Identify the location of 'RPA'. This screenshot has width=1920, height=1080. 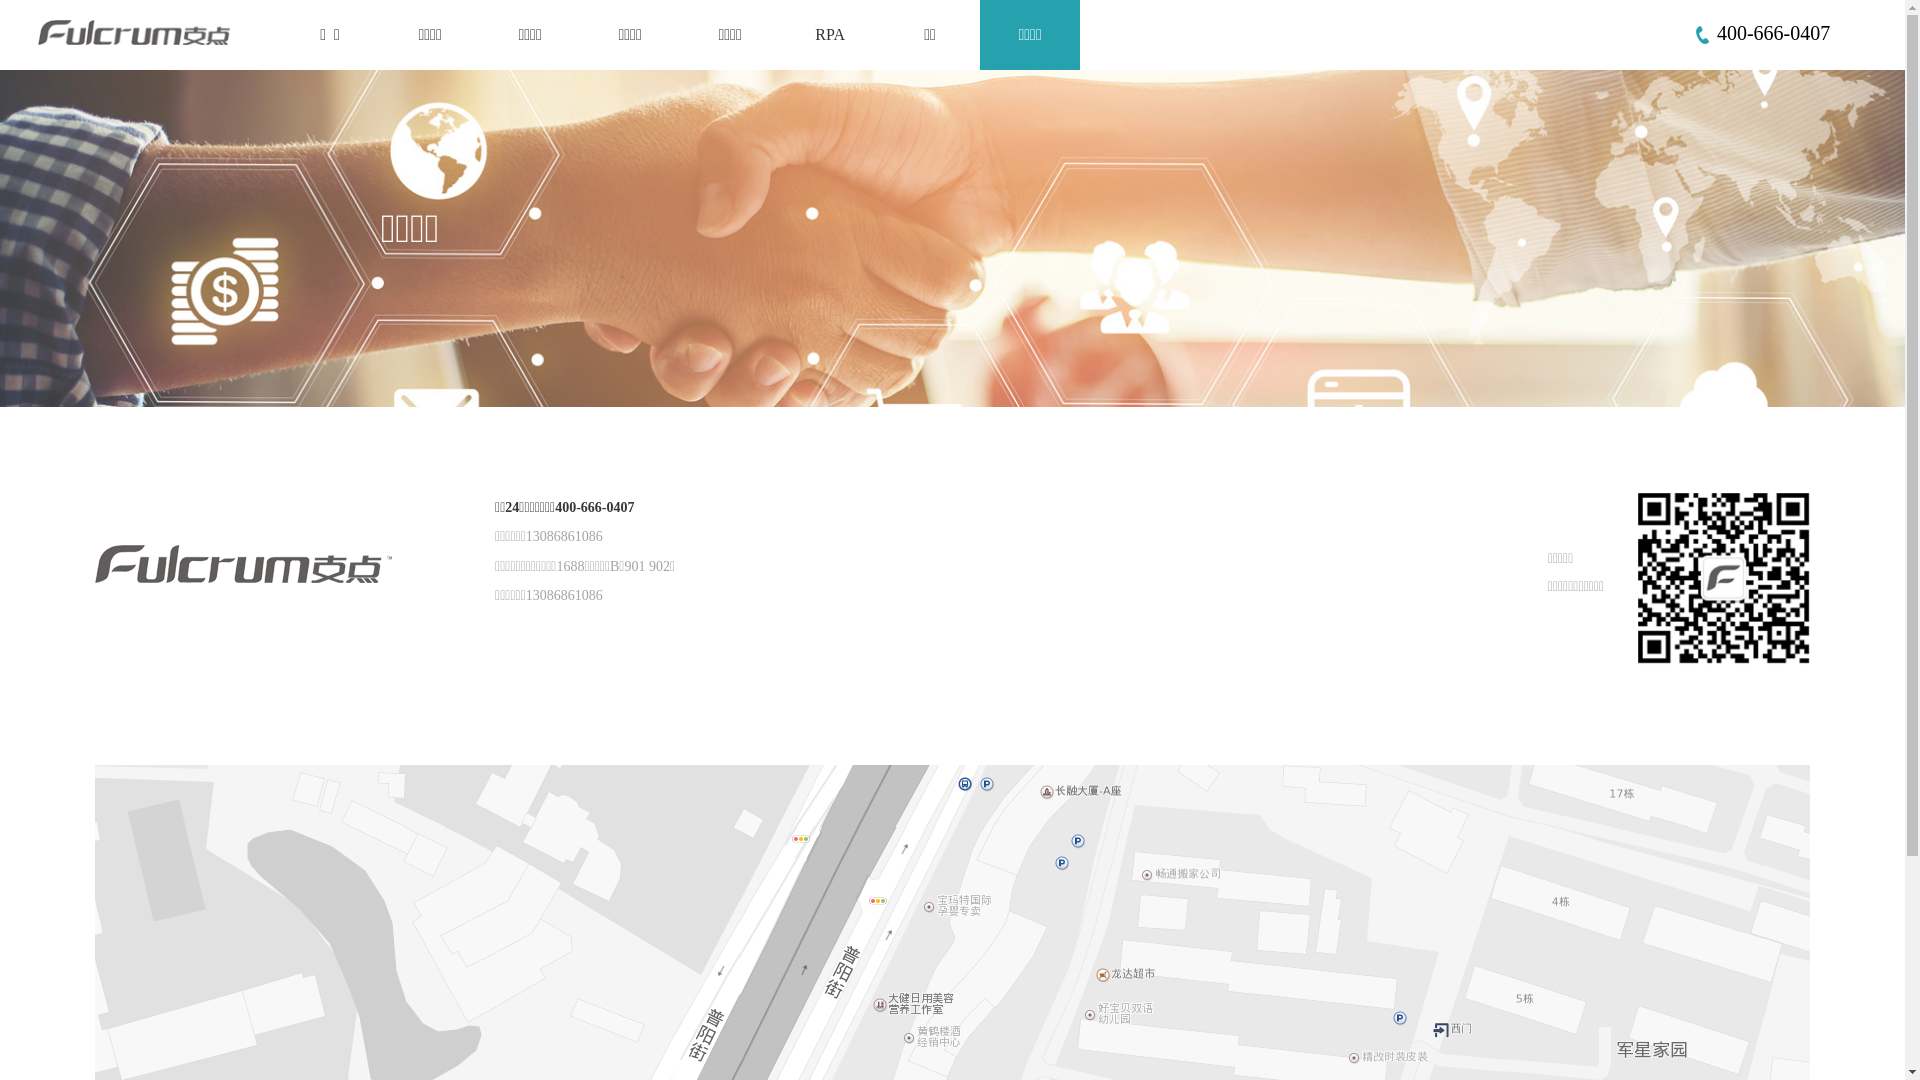
(830, 34).